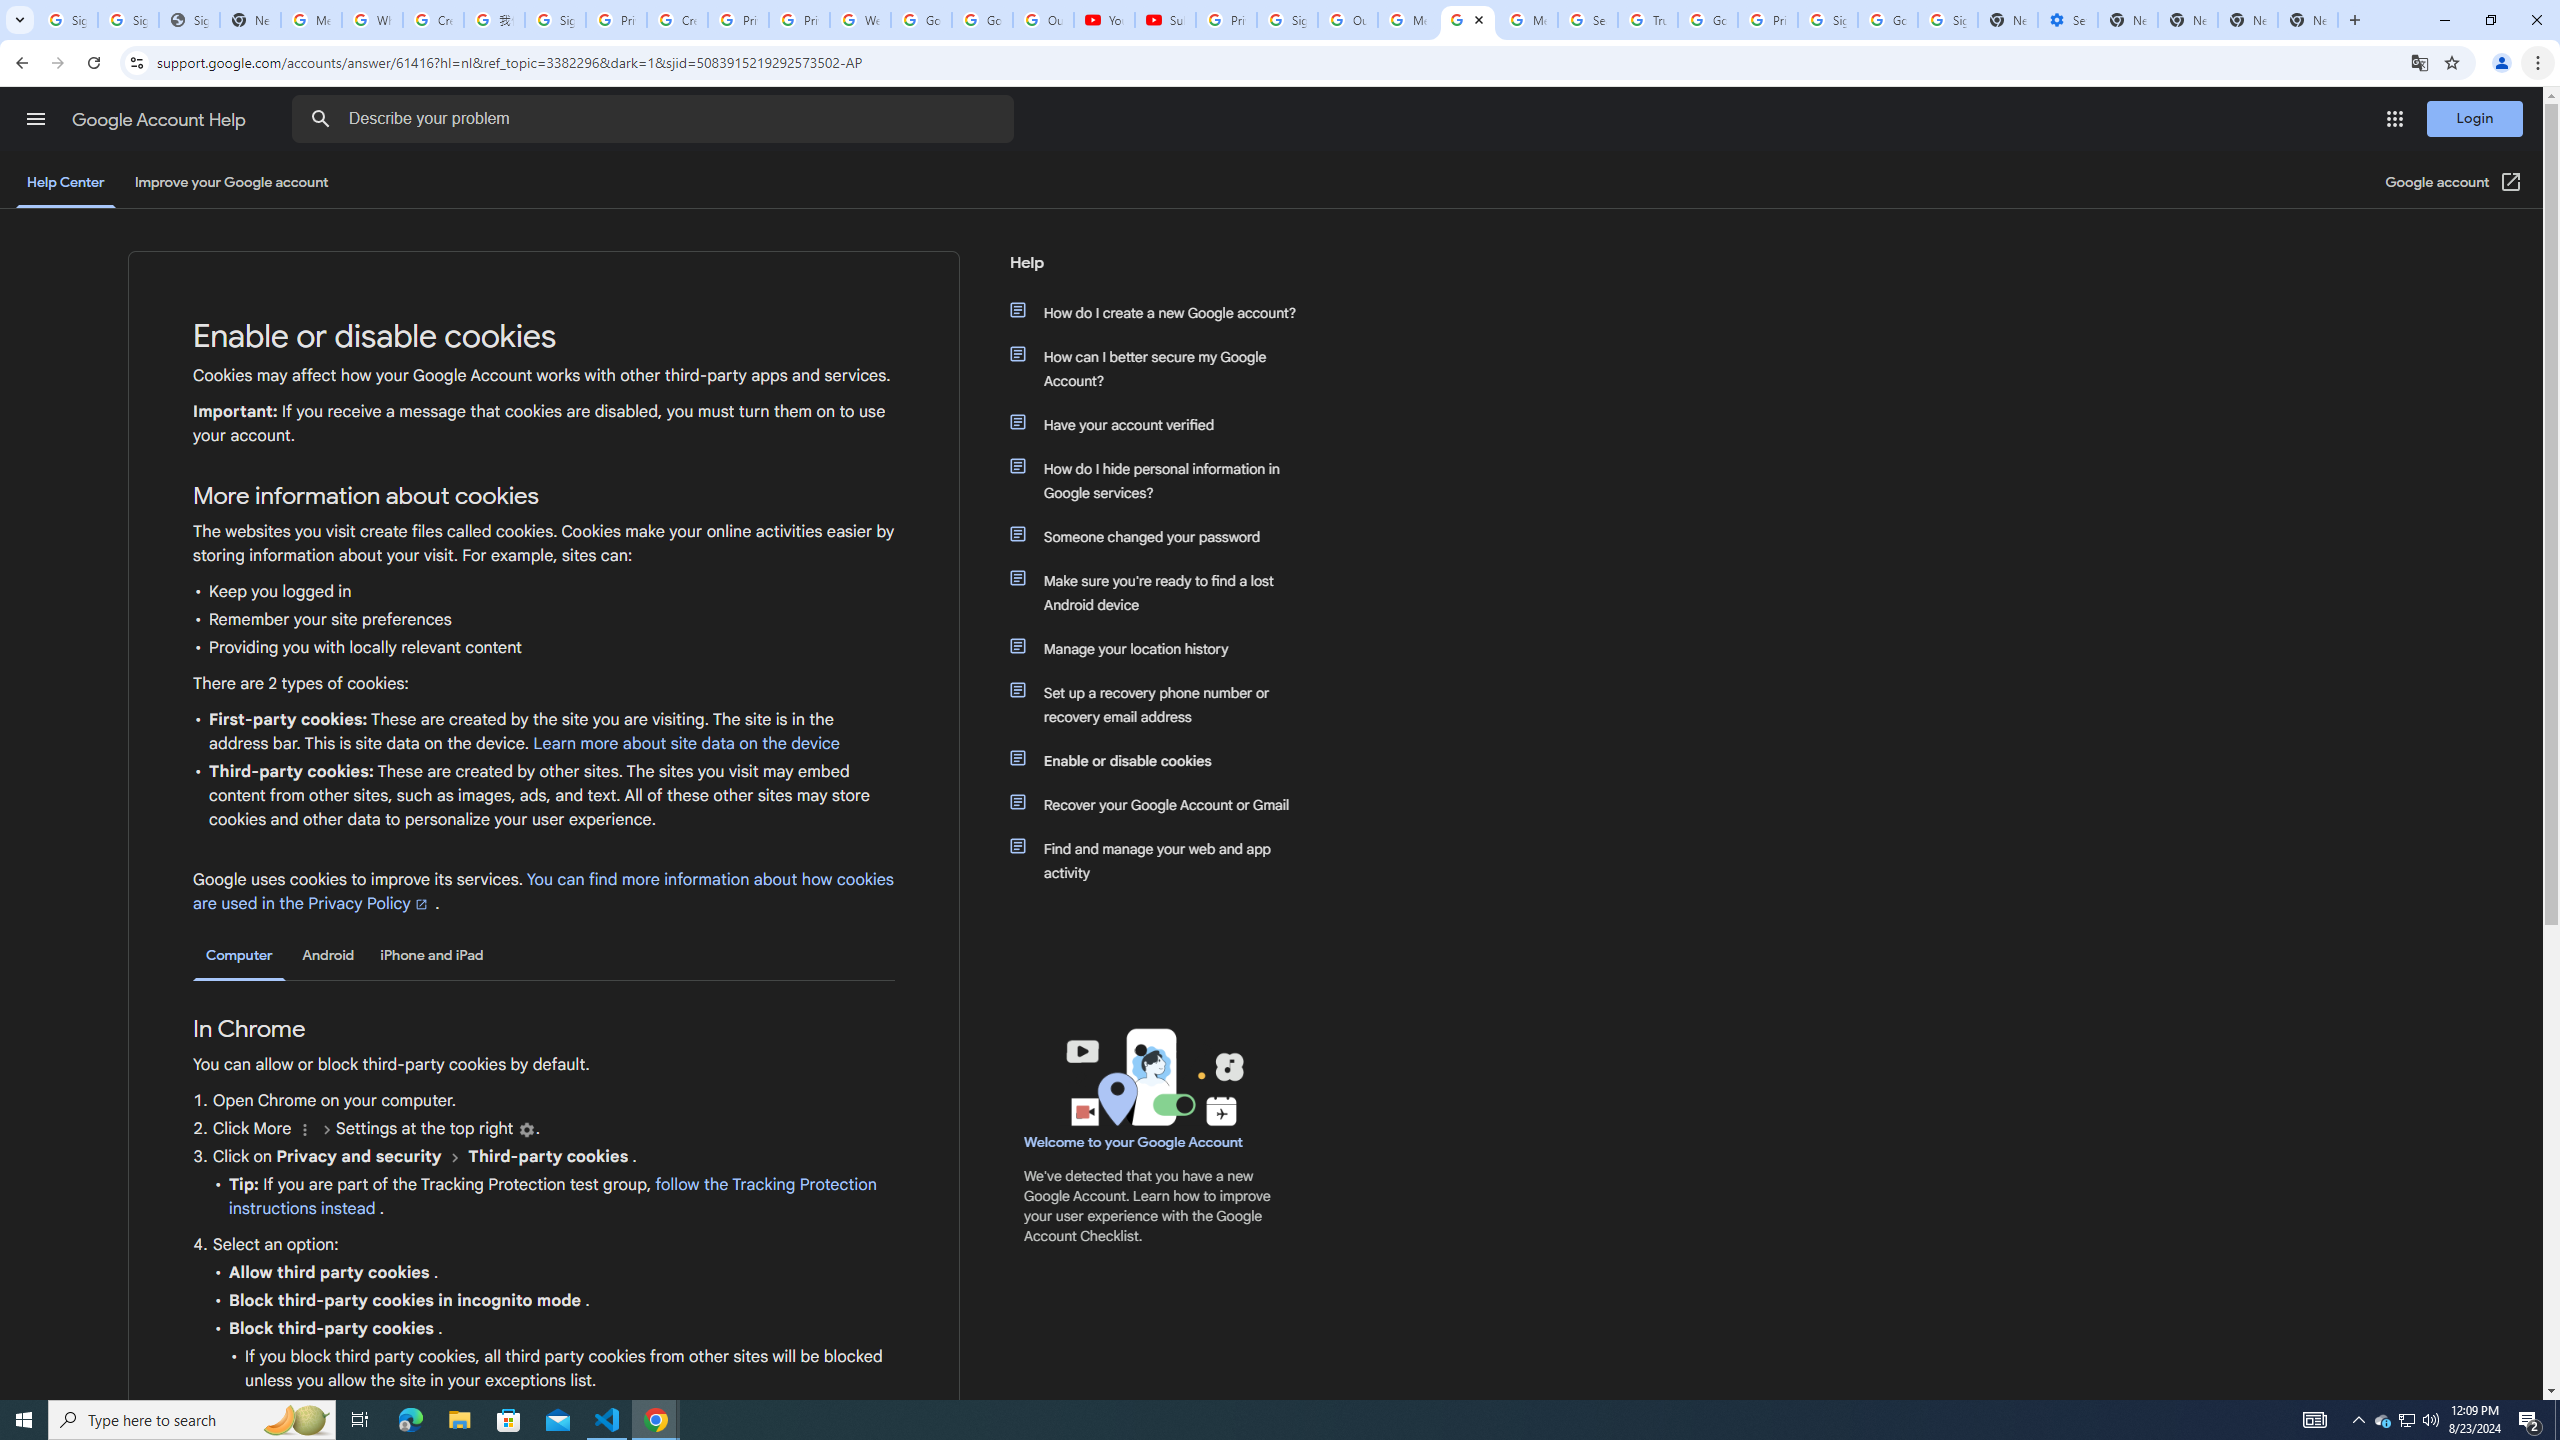 The image size is (2560, 1440). I want to click on 'Sign in - Google Accounts', so click(129, 19).